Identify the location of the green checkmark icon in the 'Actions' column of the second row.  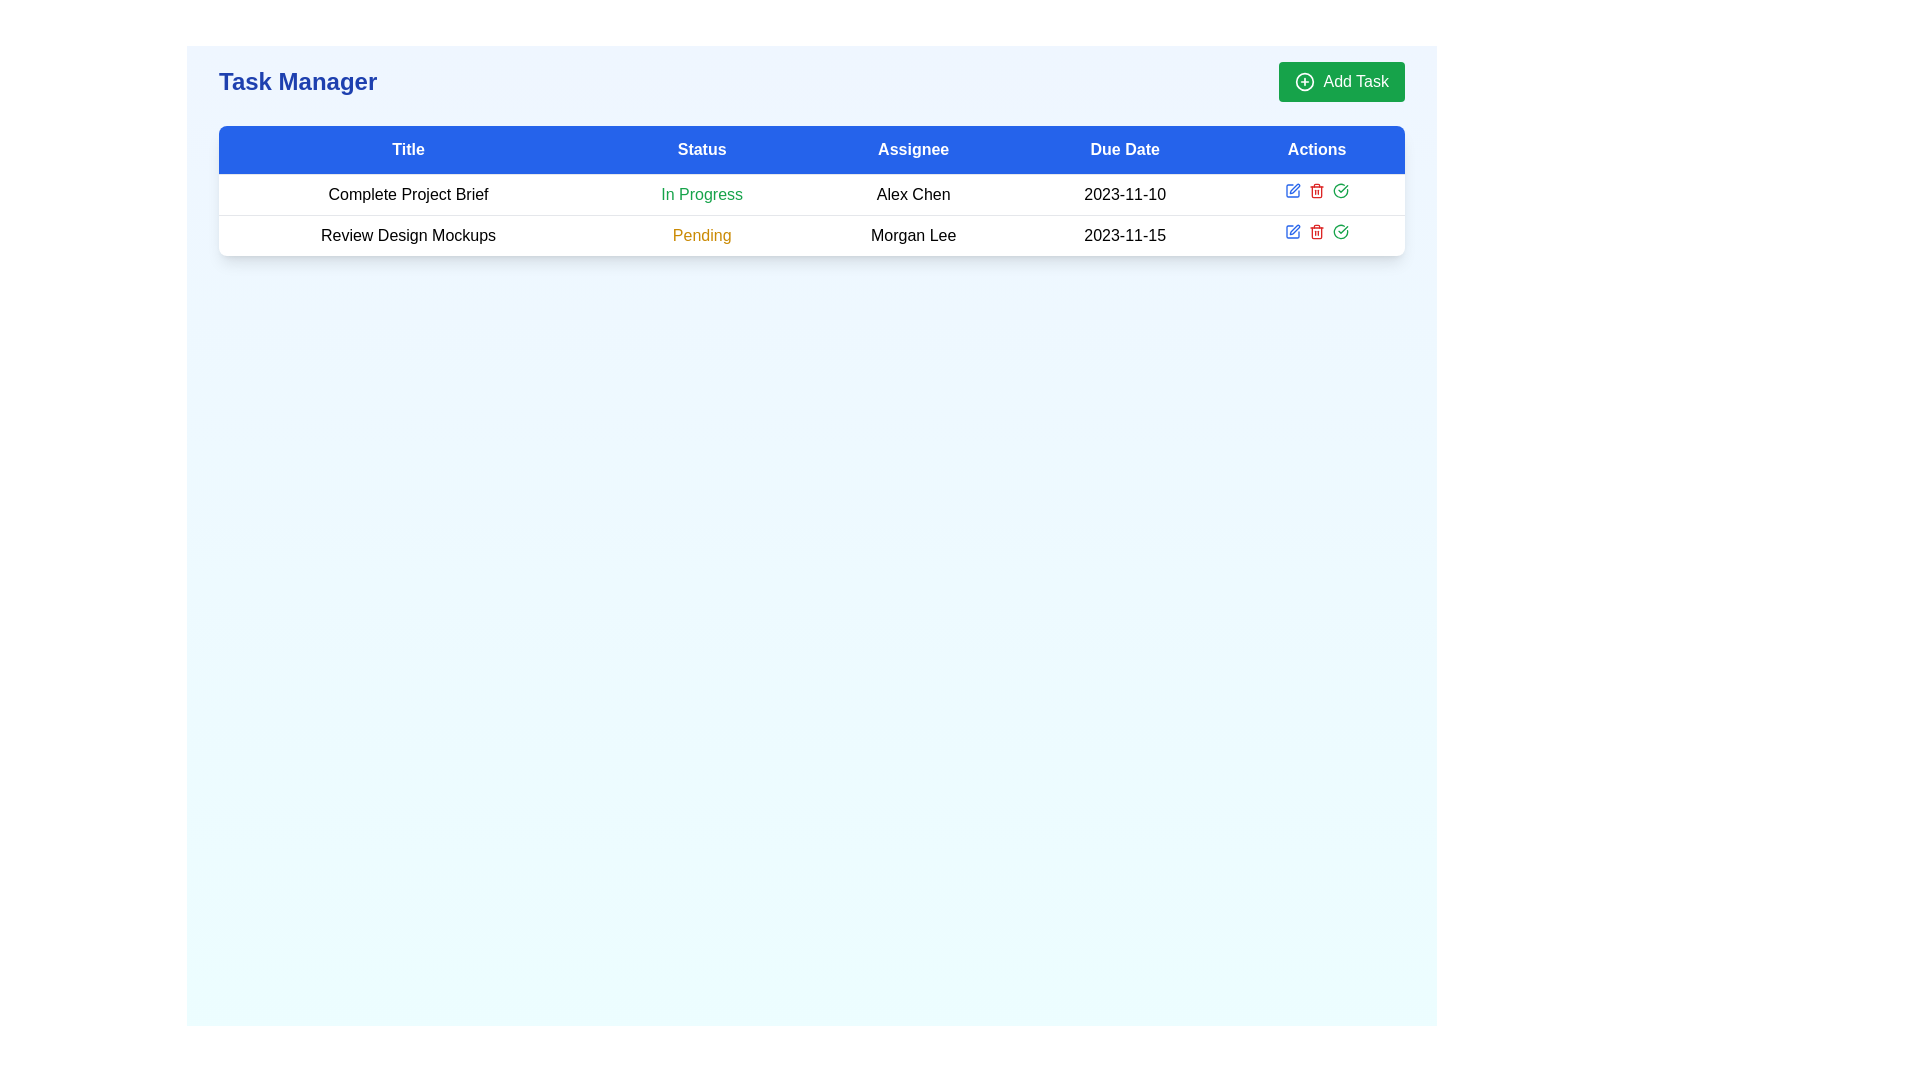
(1341, 191).